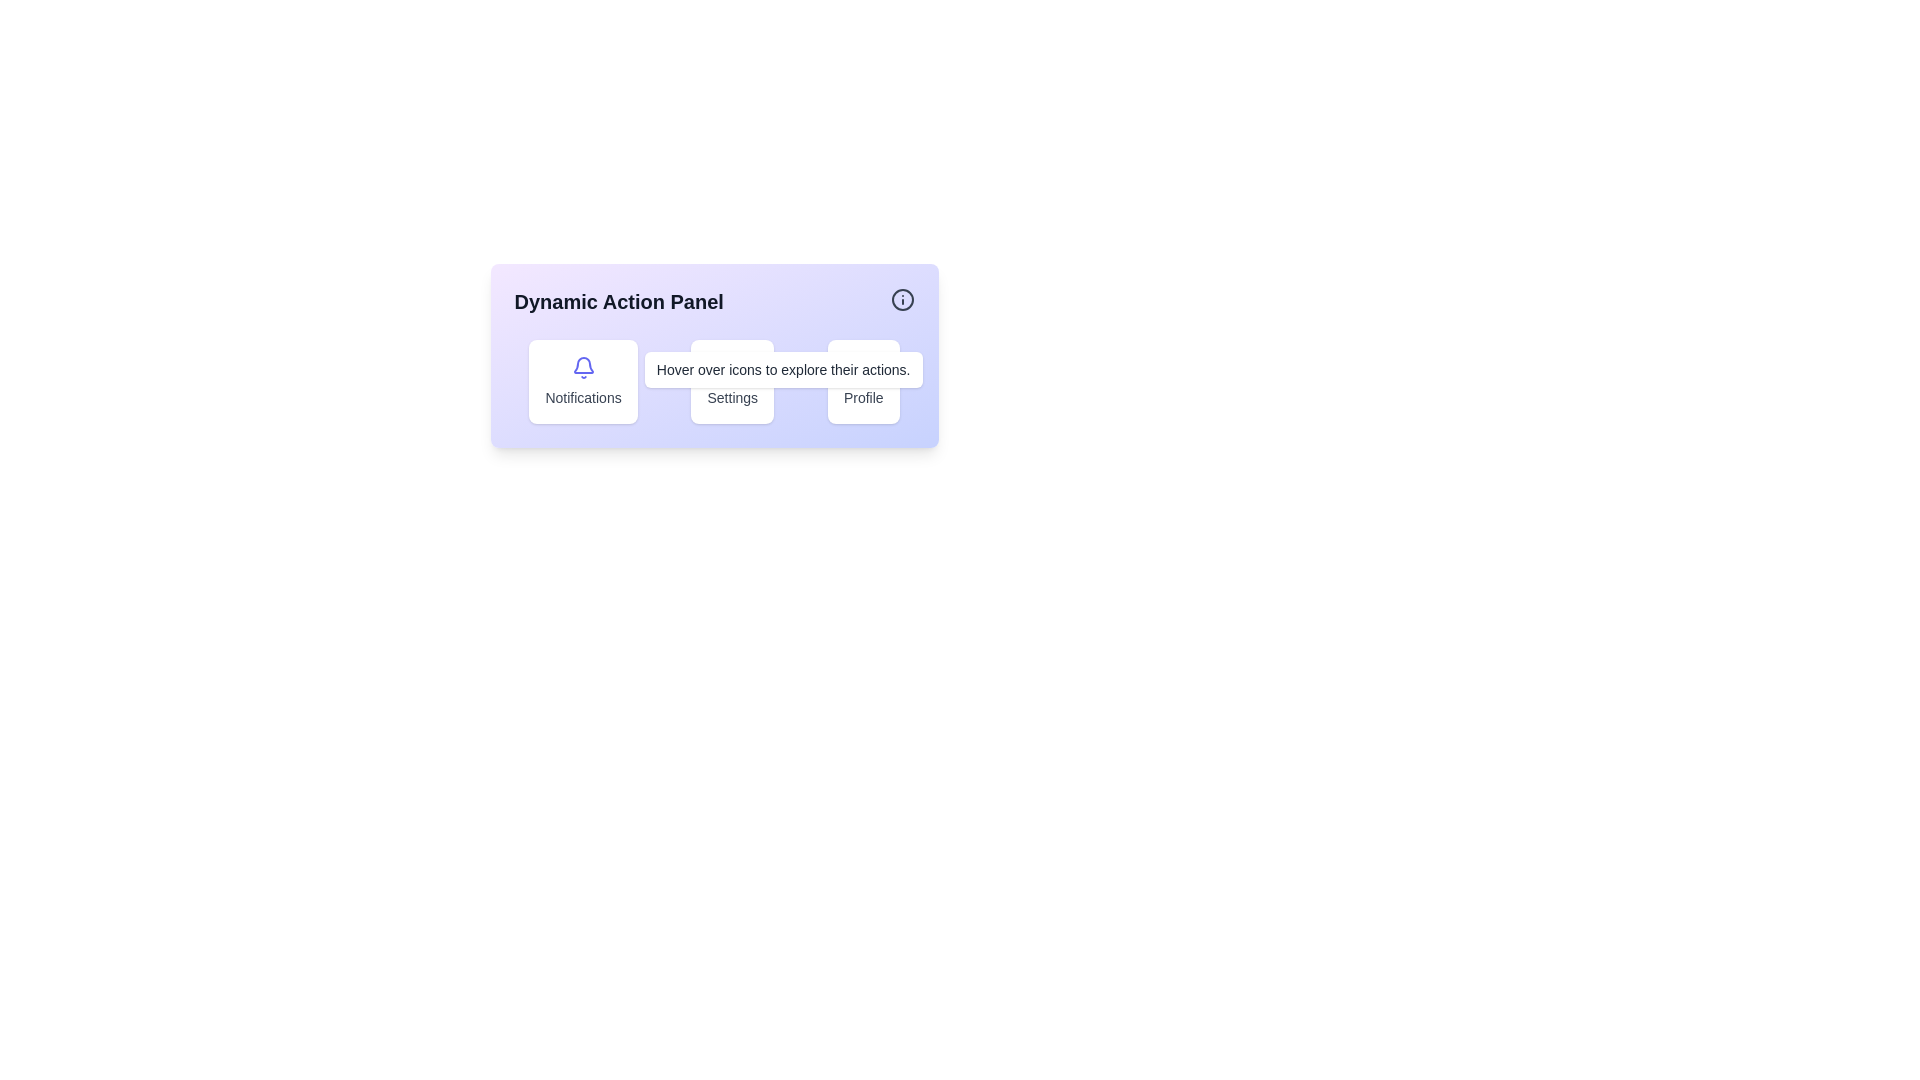 This screenshot has width=1920, height=1080. What do you see at coordinates (582, 397) in the screenshot?
I see `descriptive label for the 'Notifications' section, located at the bottom of the white card, below the bell icon` at bounding box center [582, 397].